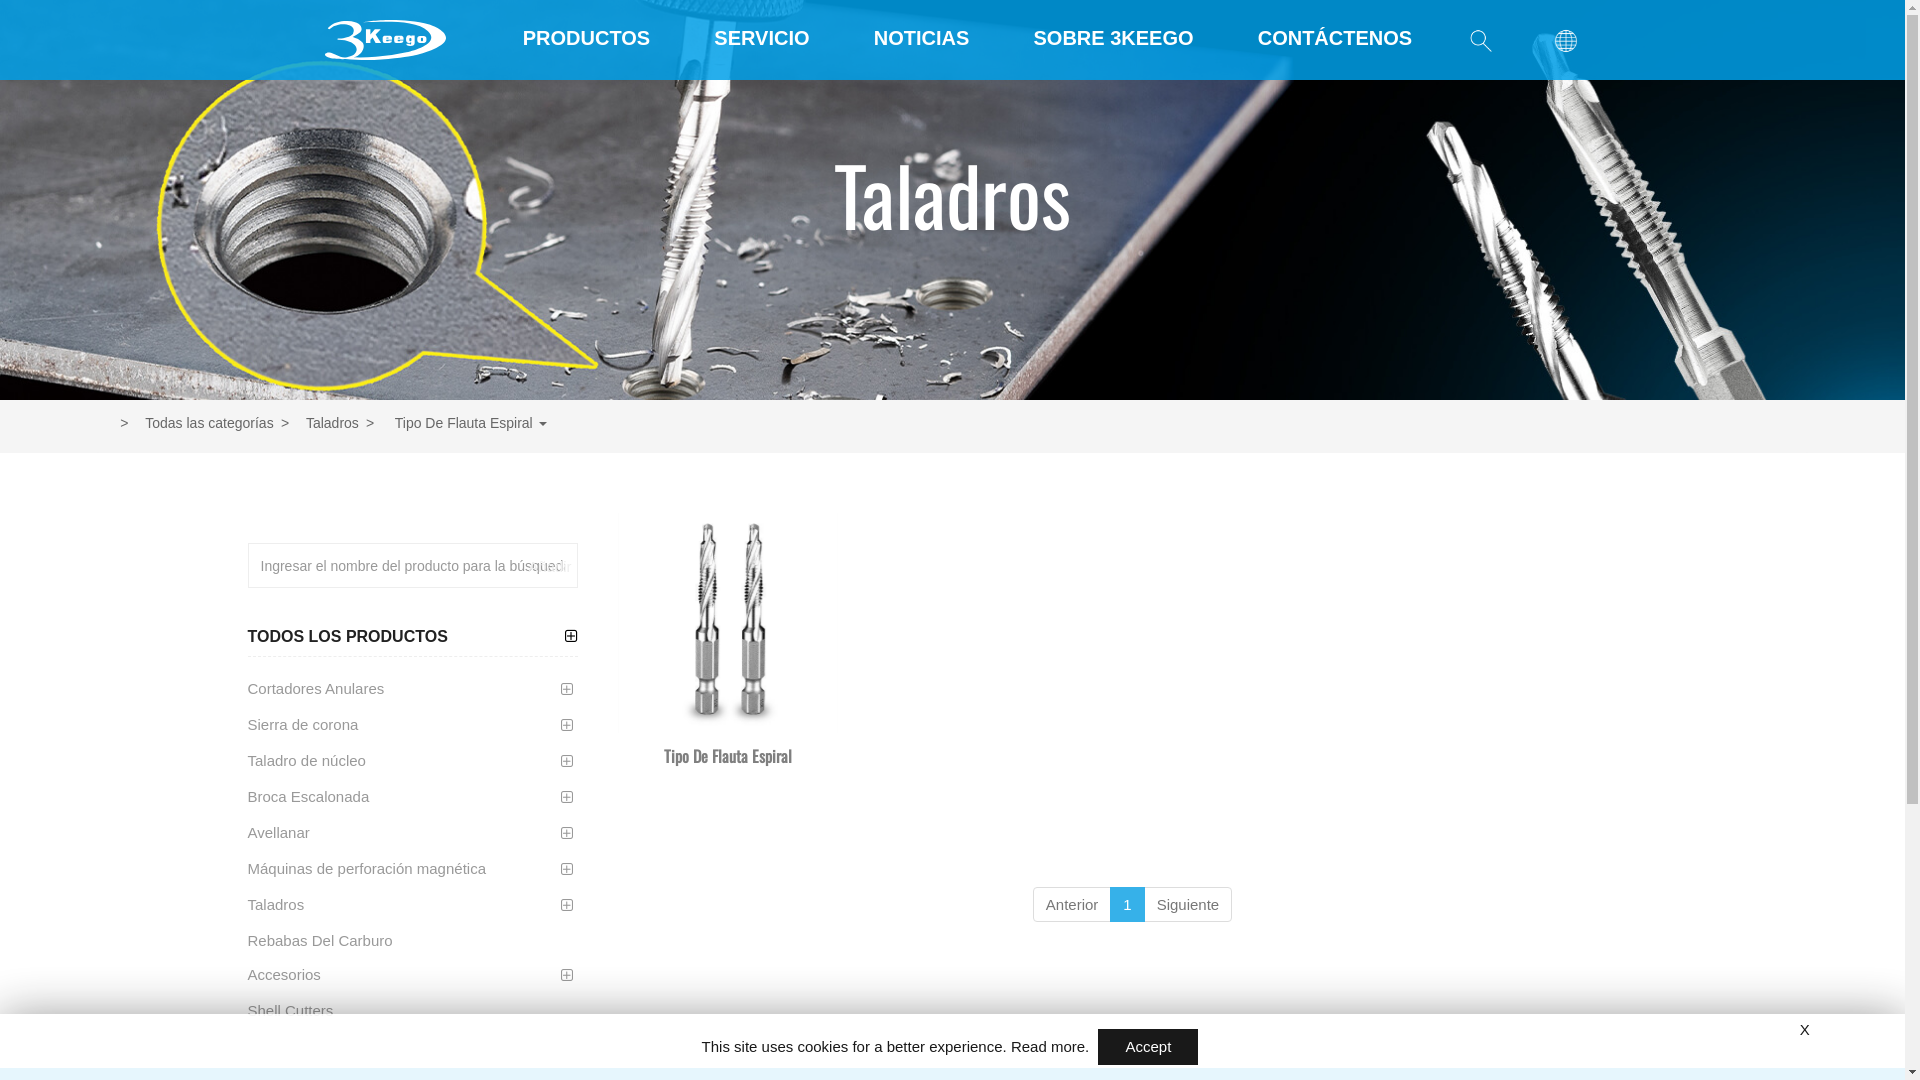 The height and width of the screenshot is (1080, 1920). What do you see at coordinates (1097, 1045) in the screenshot?
I see `'Accept'` at bounding box center [1097, 1045].